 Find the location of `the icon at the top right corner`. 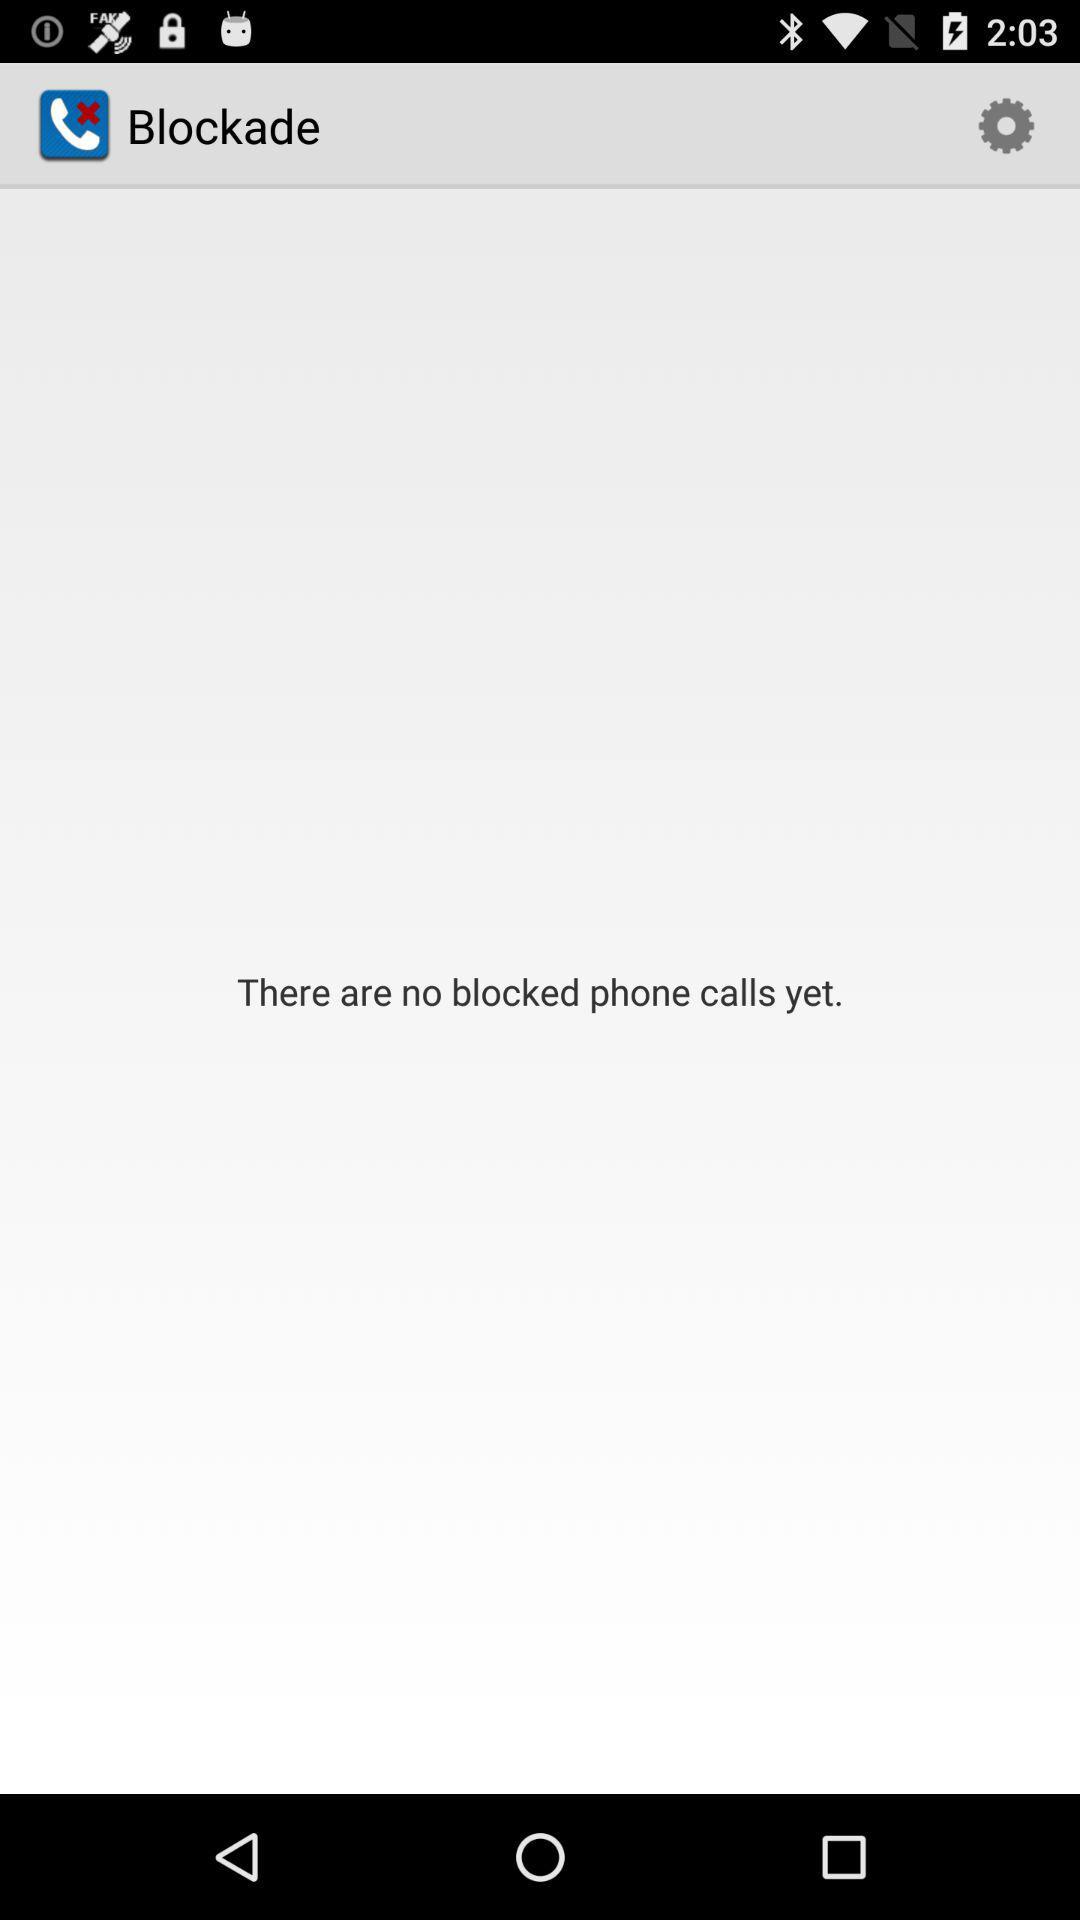

the icon at the top right corner is located at coordinates (1006, 124).